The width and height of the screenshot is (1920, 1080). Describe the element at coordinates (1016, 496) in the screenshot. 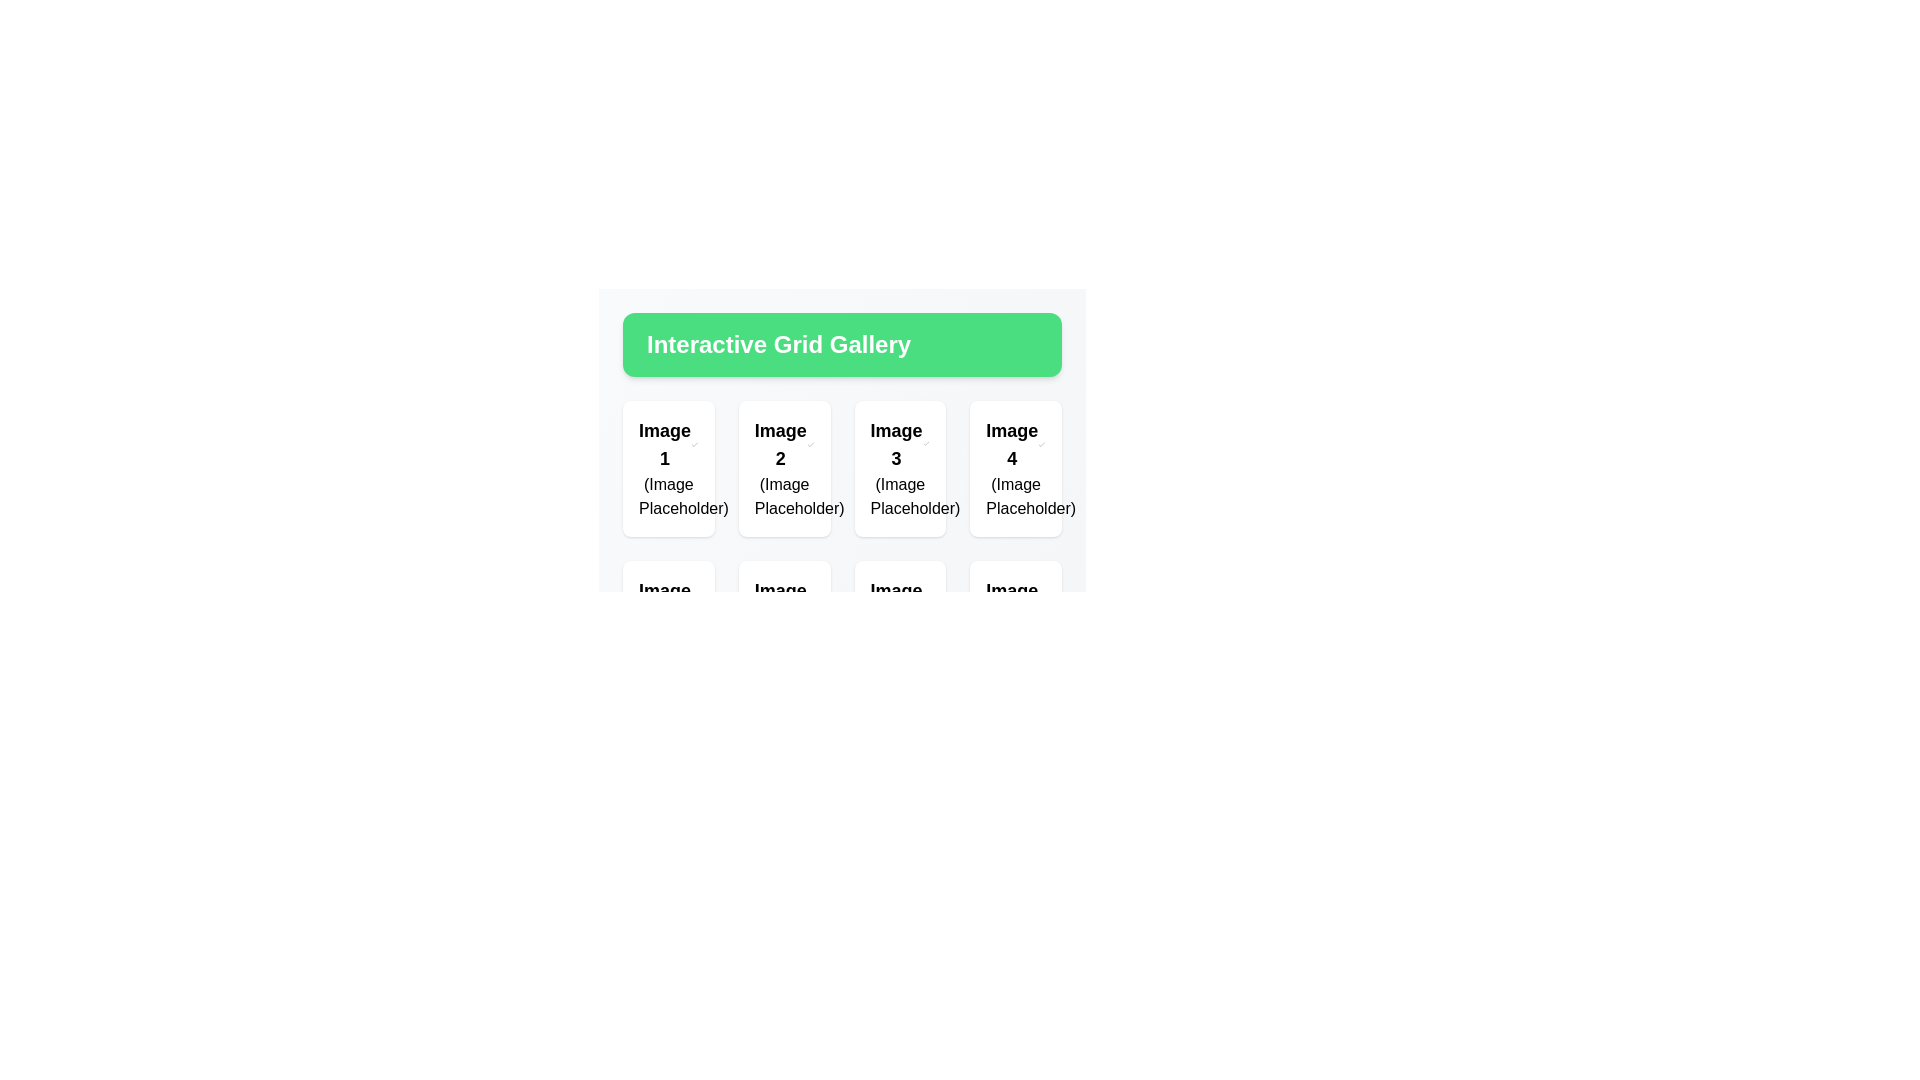

I see `static text label displaying '(Image Placeholder)' located in the fourth column of the grid layout, positioned below the title text 'Image 4'` at that location.